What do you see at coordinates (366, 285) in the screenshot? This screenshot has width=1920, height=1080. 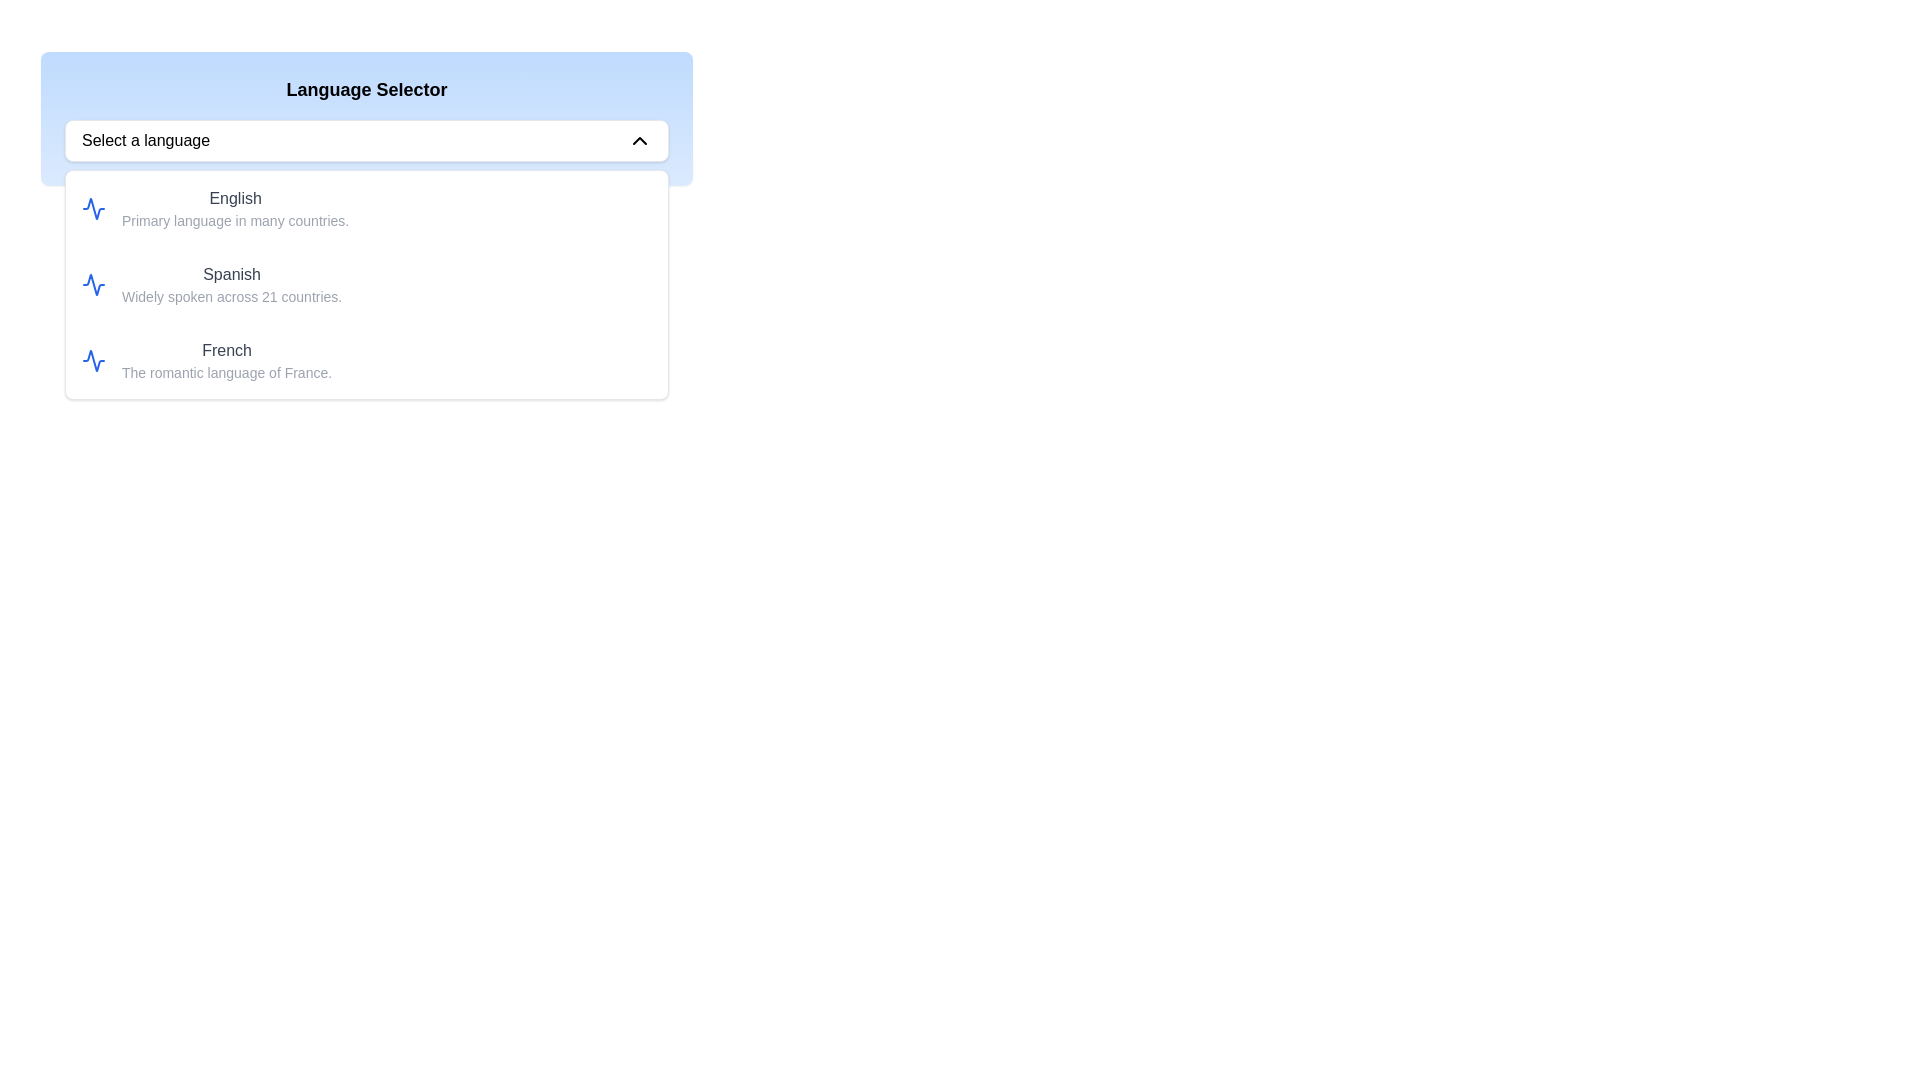 I see `the list item displaying 'Spanish' in the dropdown menu titled 'Language Selector'` at bounding box center [366, 285].